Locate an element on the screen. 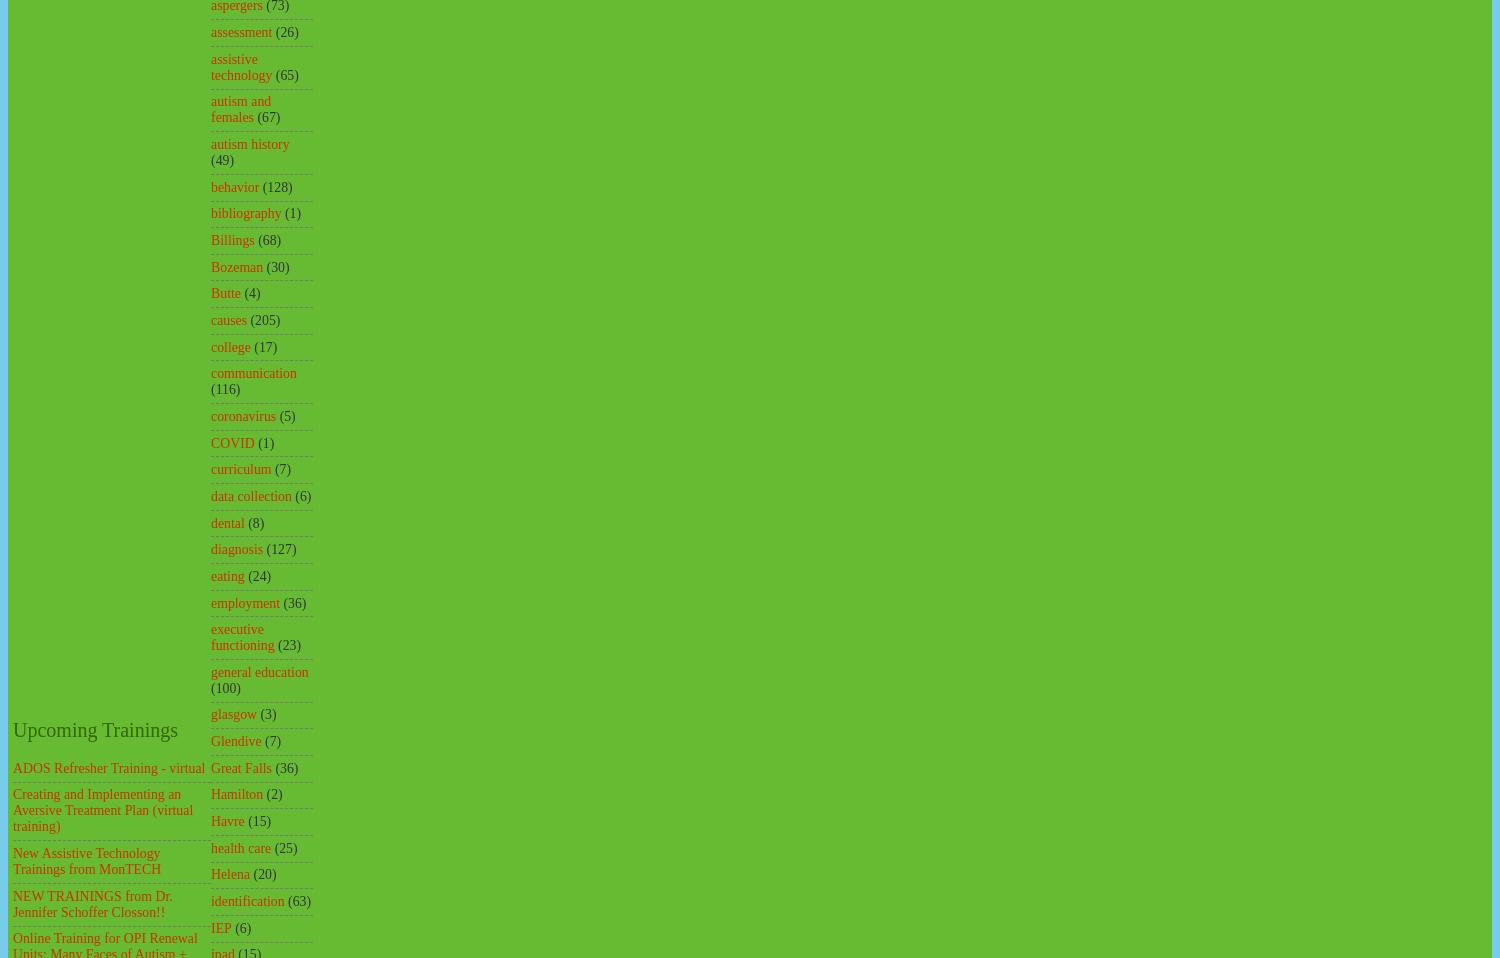 The width and height of the screenshot is (1500, 958). 'general education' is located at coordinates (259, 670).